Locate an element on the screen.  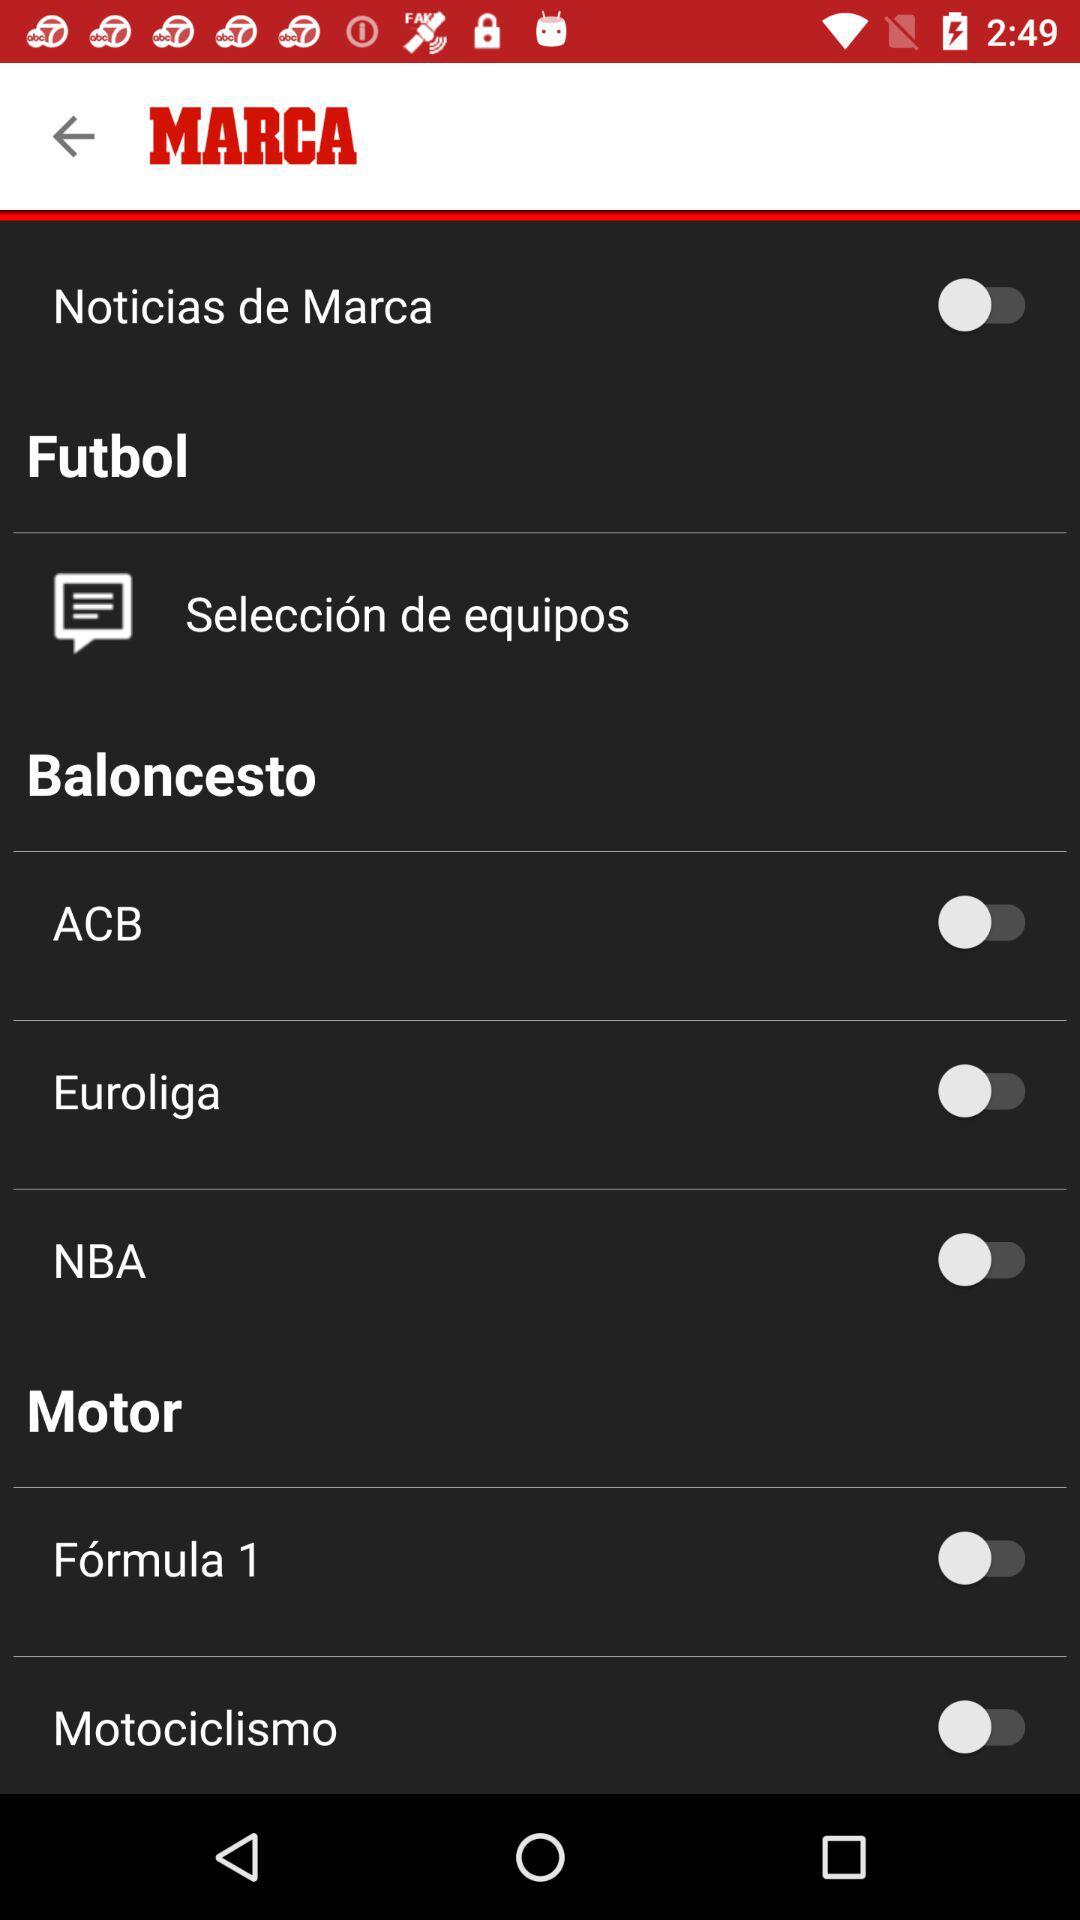
option is located at coordinates (991, 1089).